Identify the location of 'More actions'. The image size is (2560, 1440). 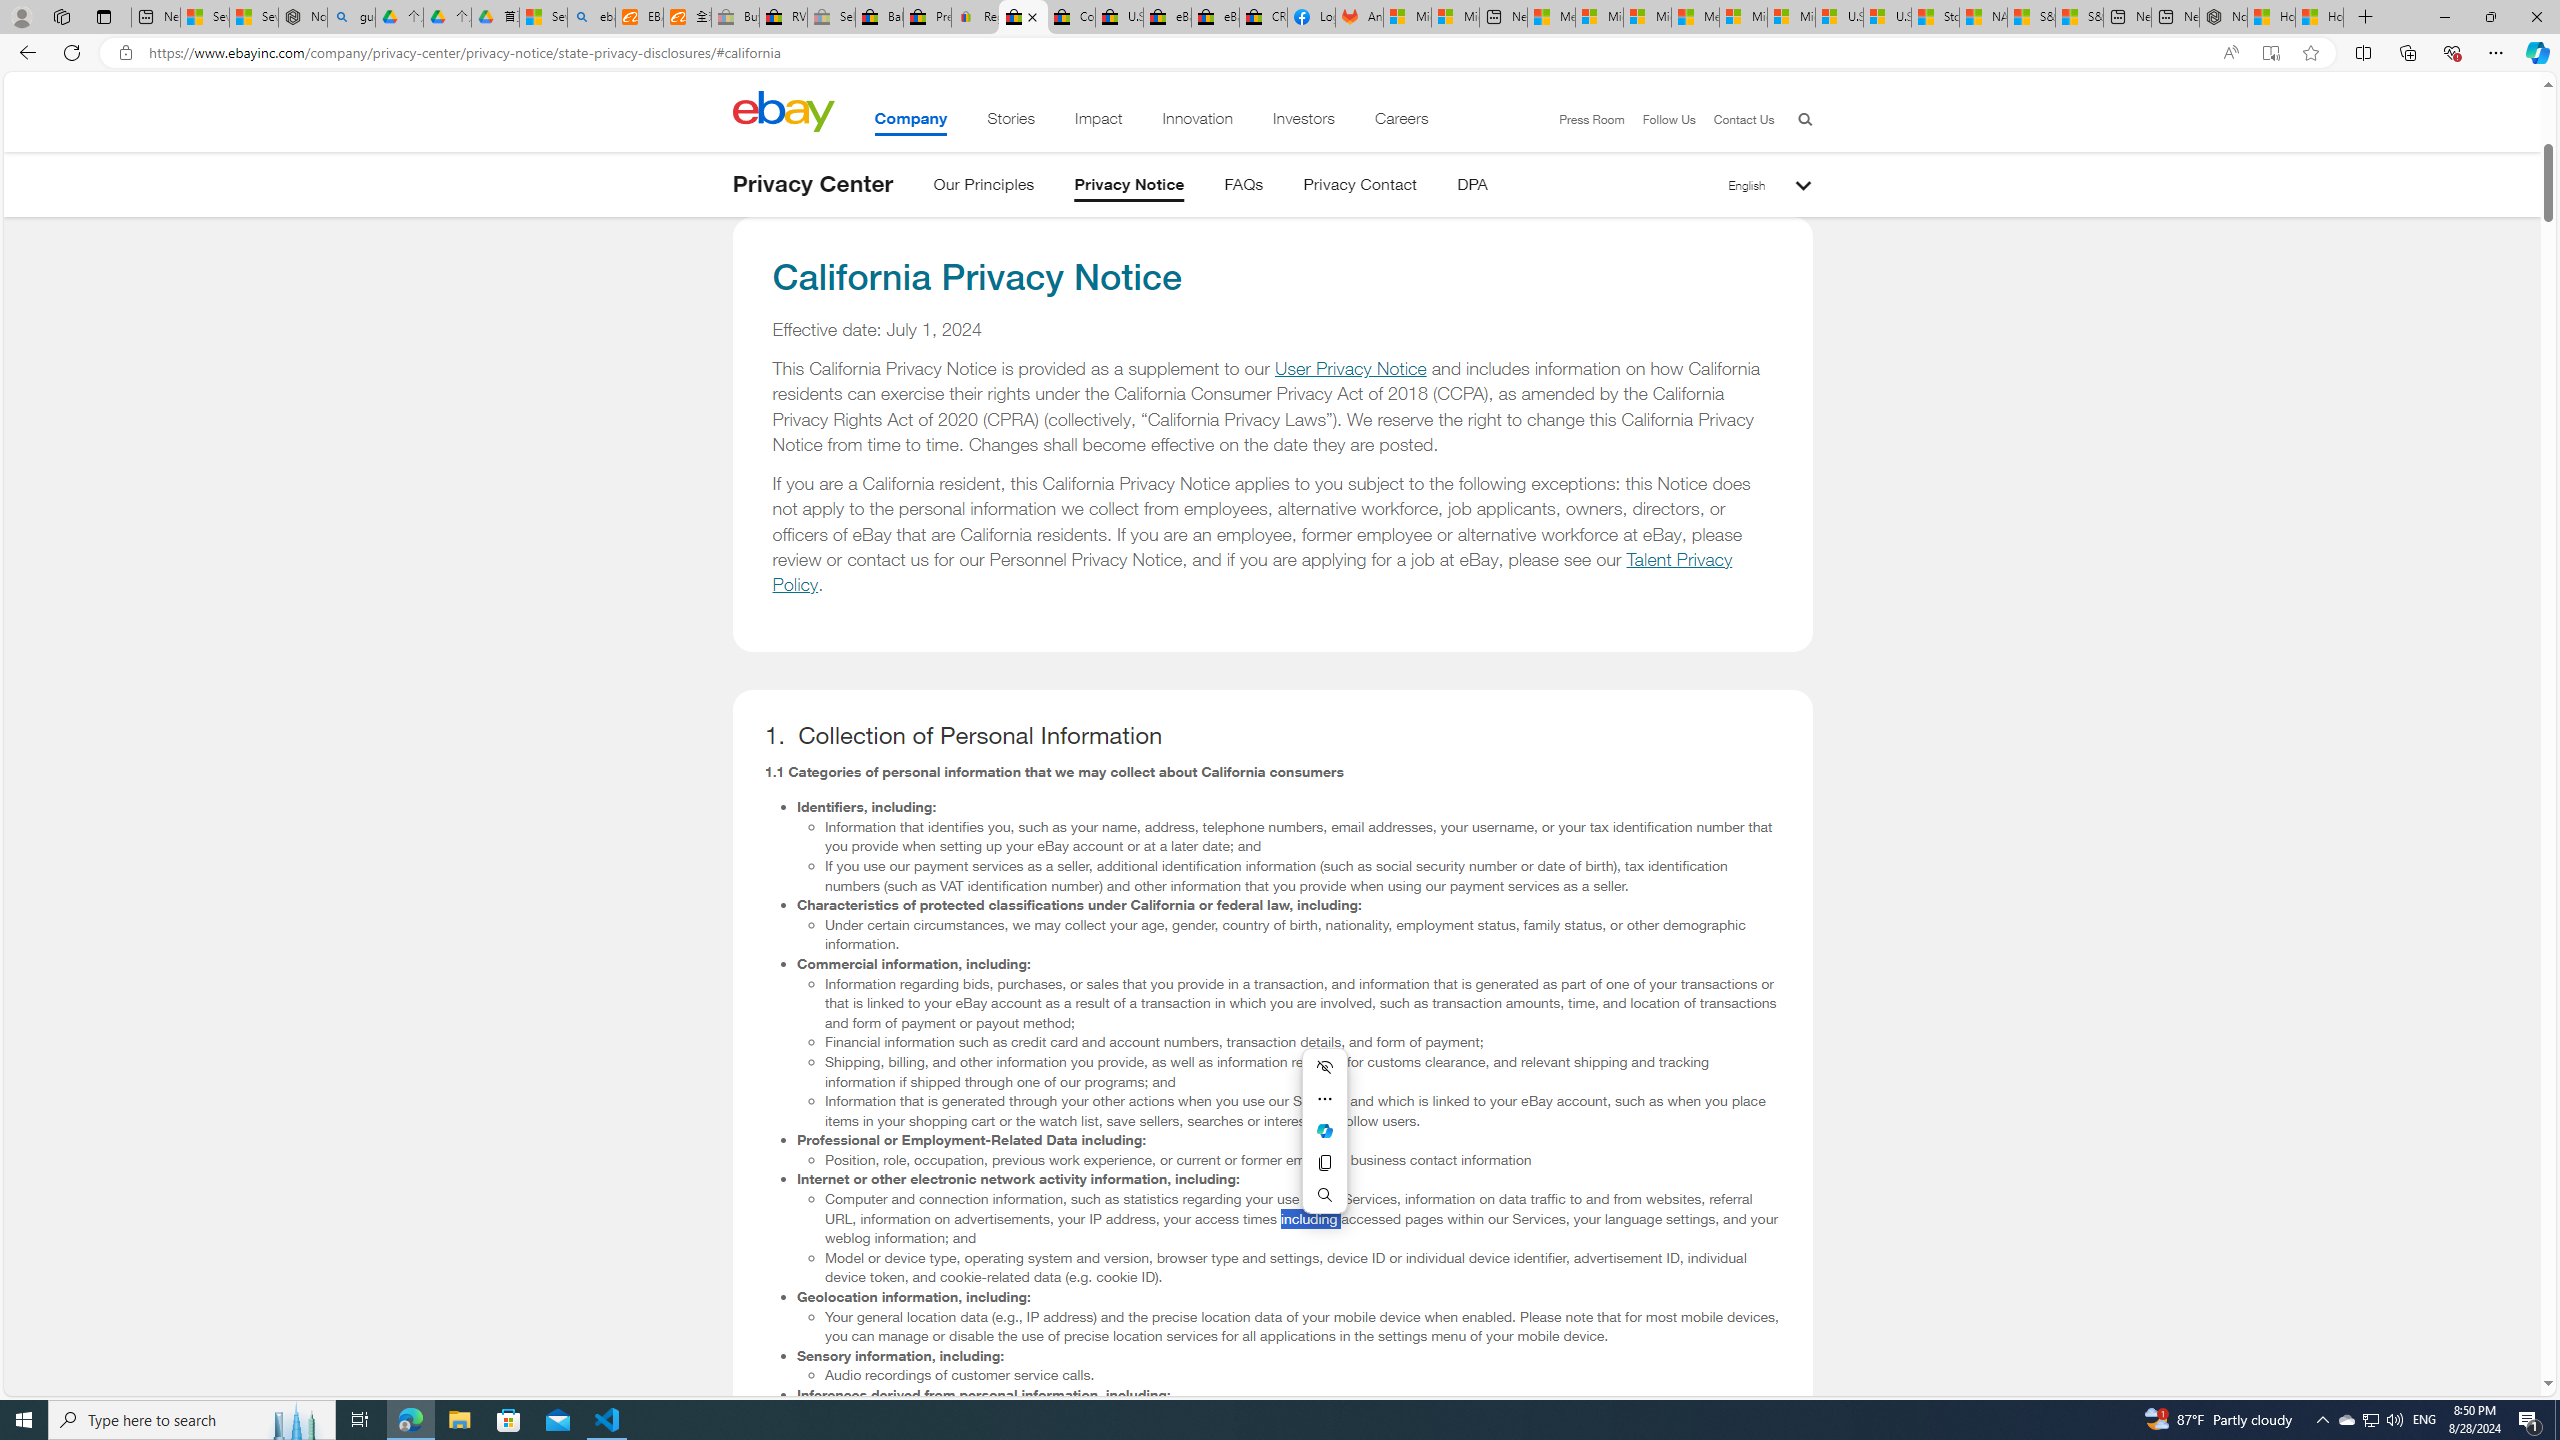
(1324, 1098).